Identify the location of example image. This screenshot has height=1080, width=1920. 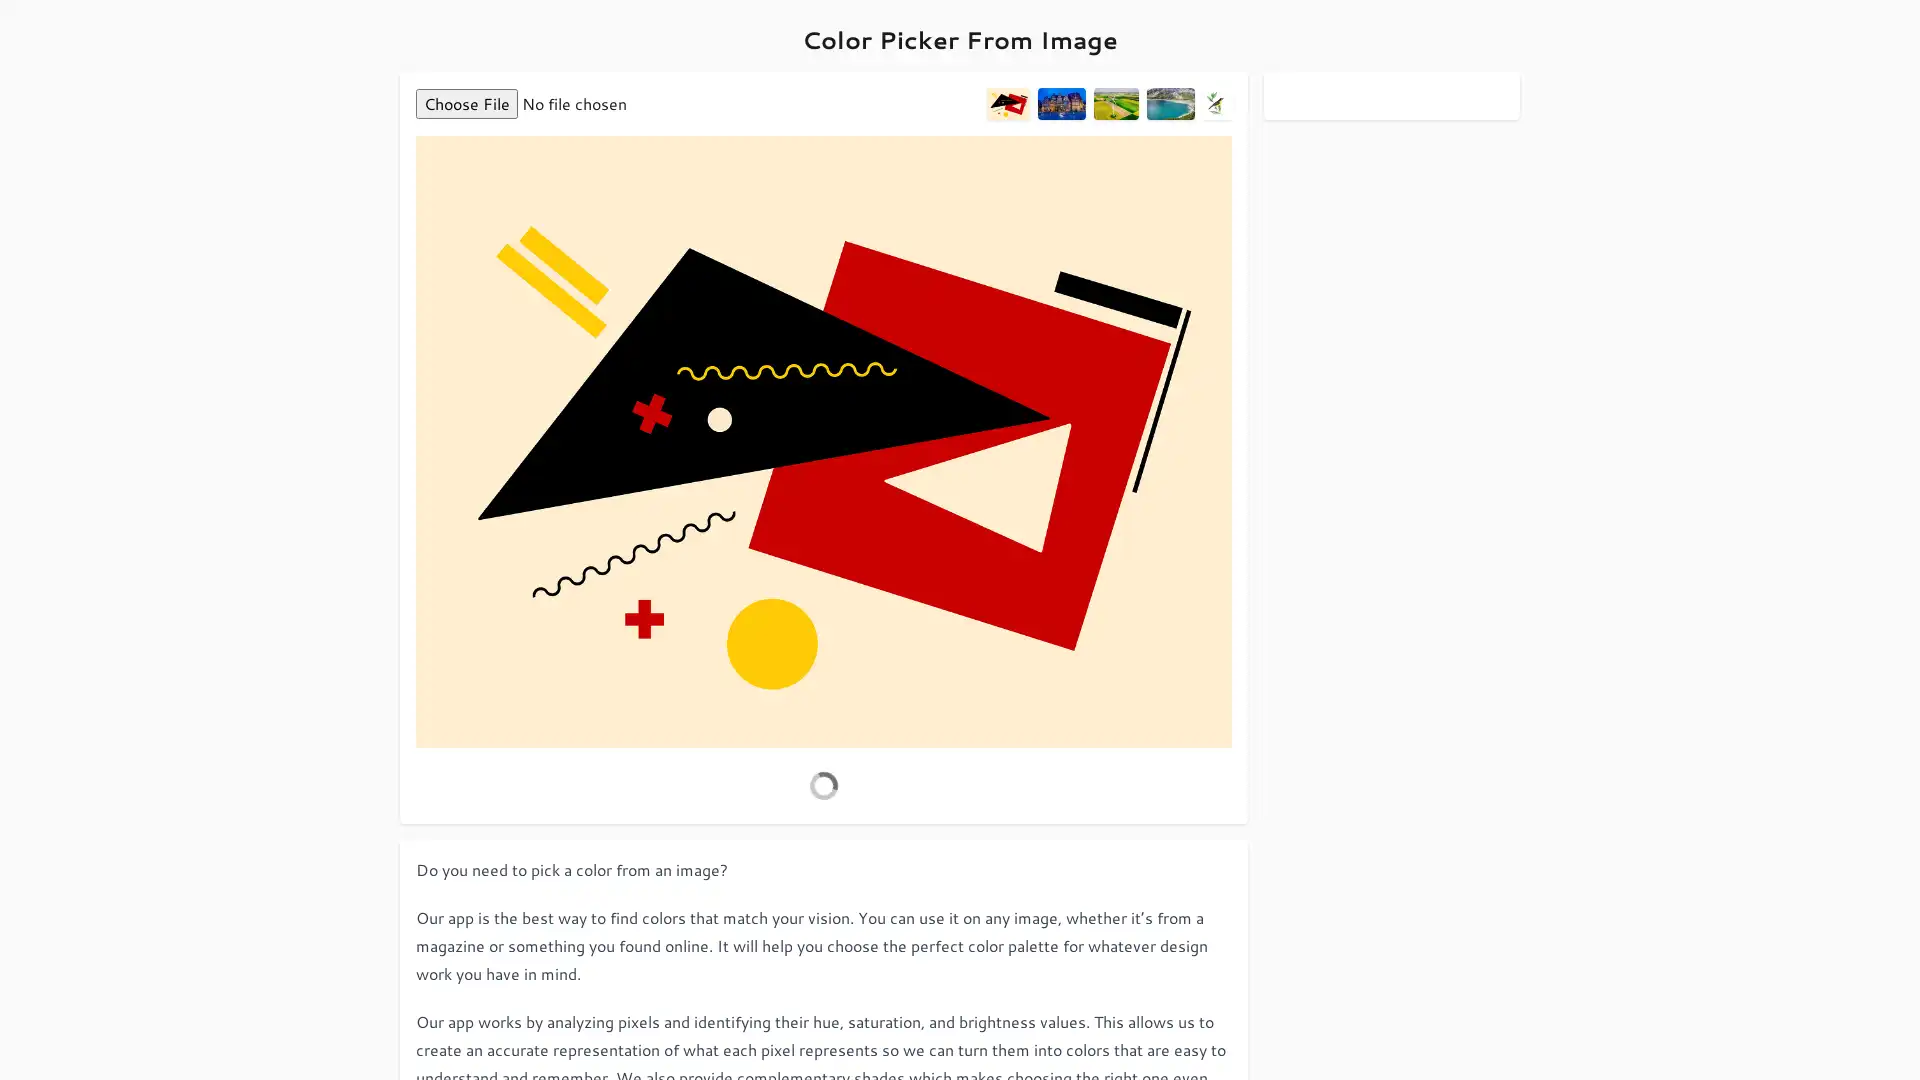
(1170, 104).